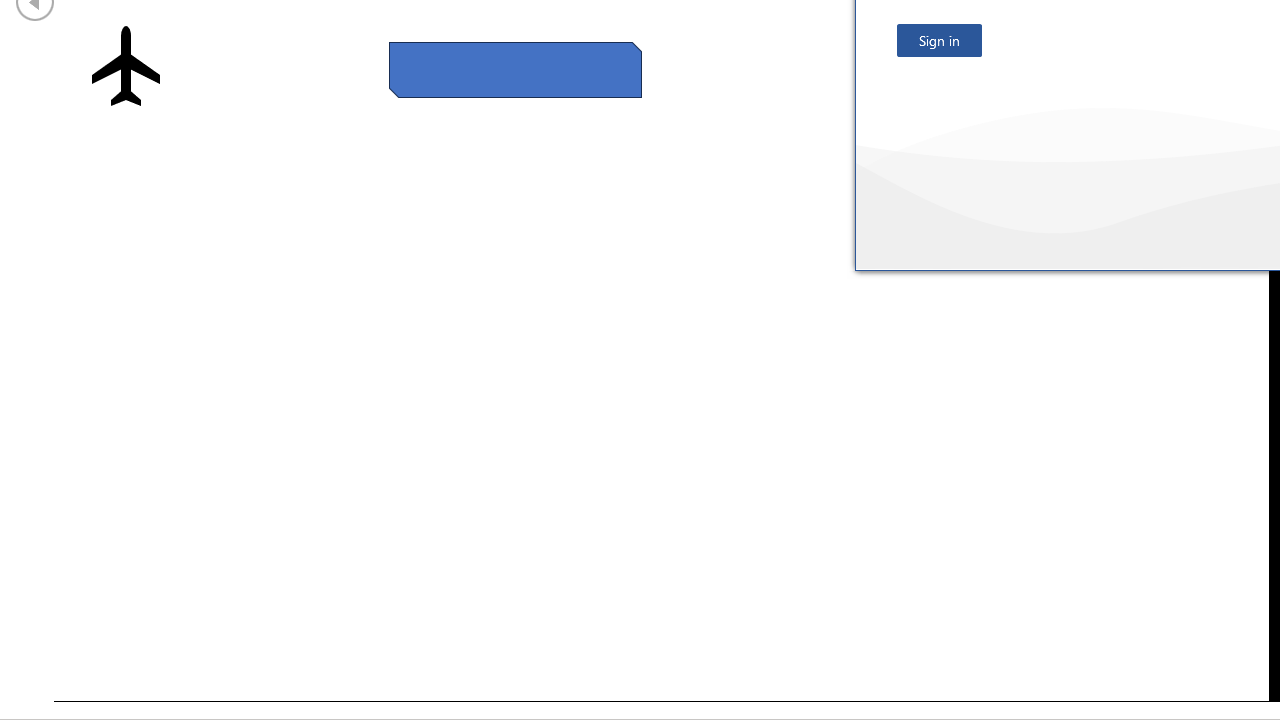 The height and width of the screenshot is (720, 1280). I want to click on 'Rectangle: Diagonal Corners Snipped 2', so click(515, 68).